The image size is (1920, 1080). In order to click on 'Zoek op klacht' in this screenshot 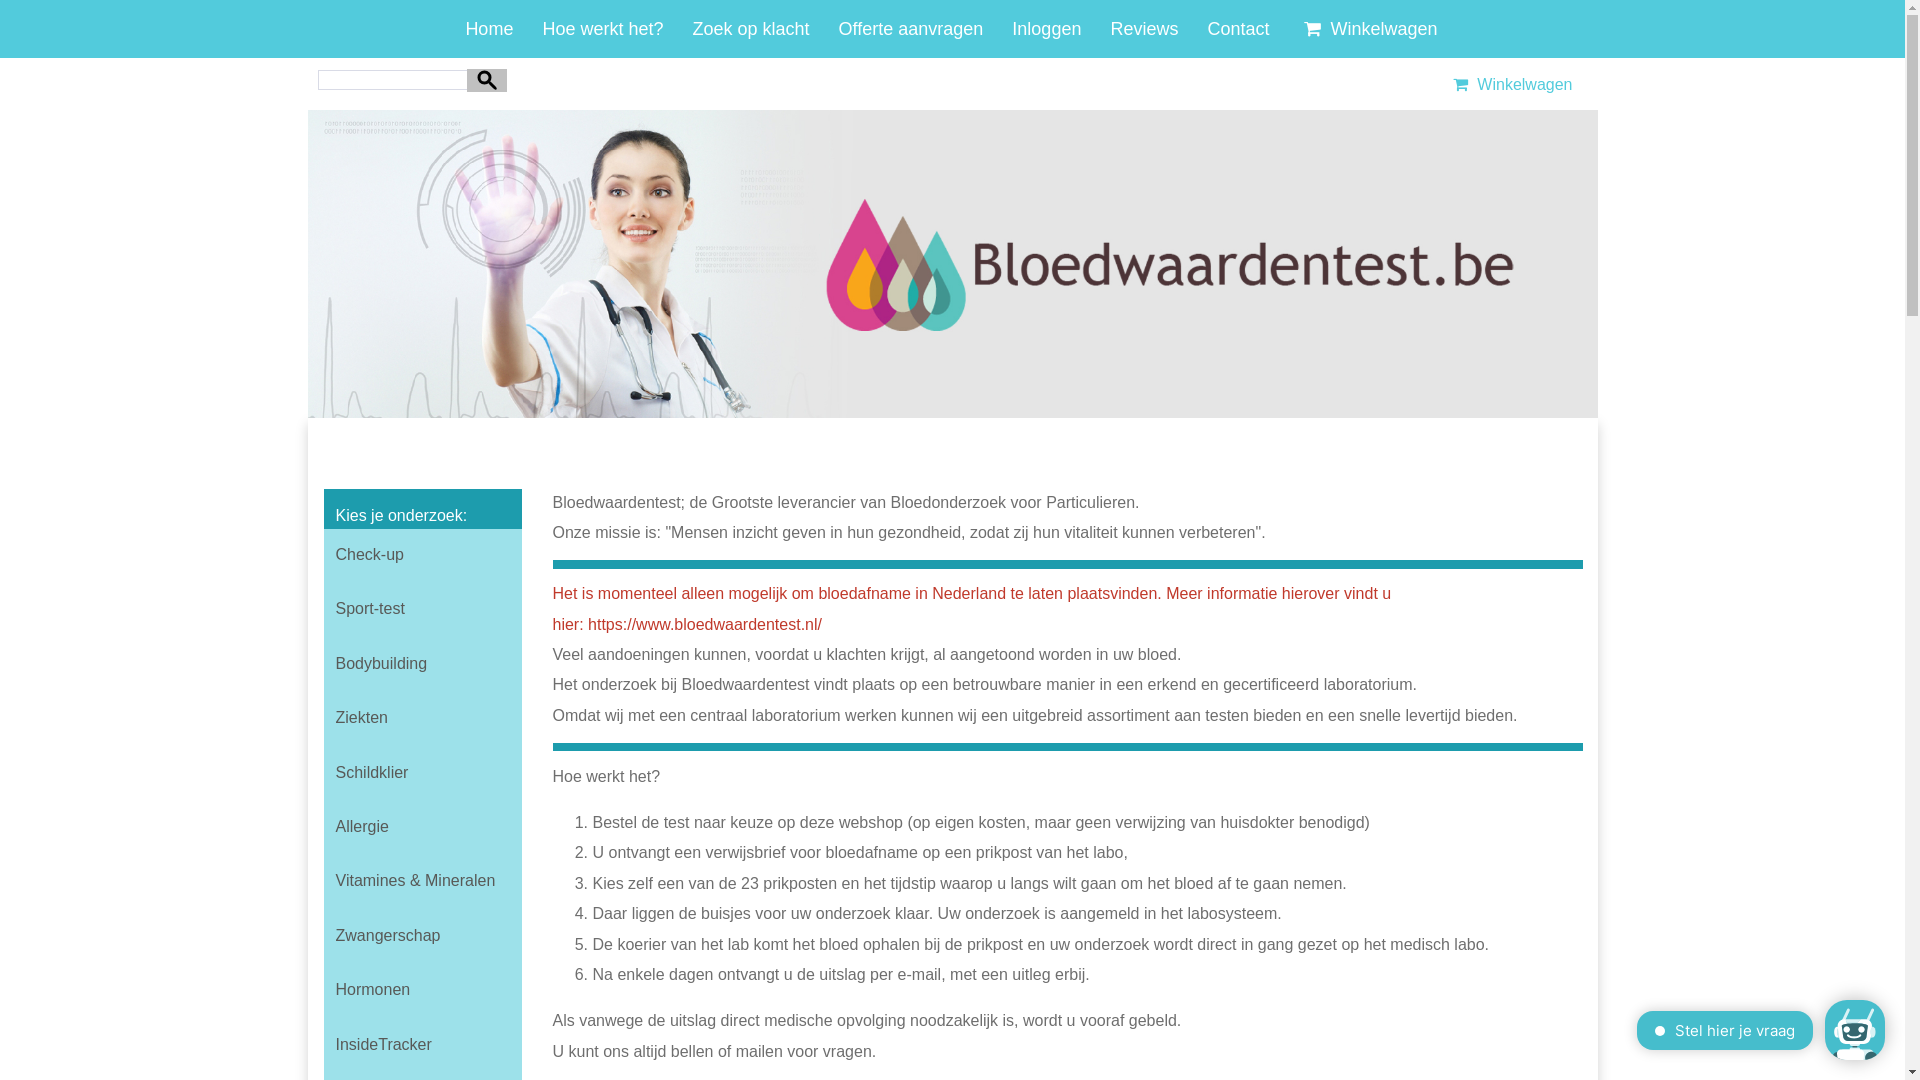, I will do `click(691, 29)`.